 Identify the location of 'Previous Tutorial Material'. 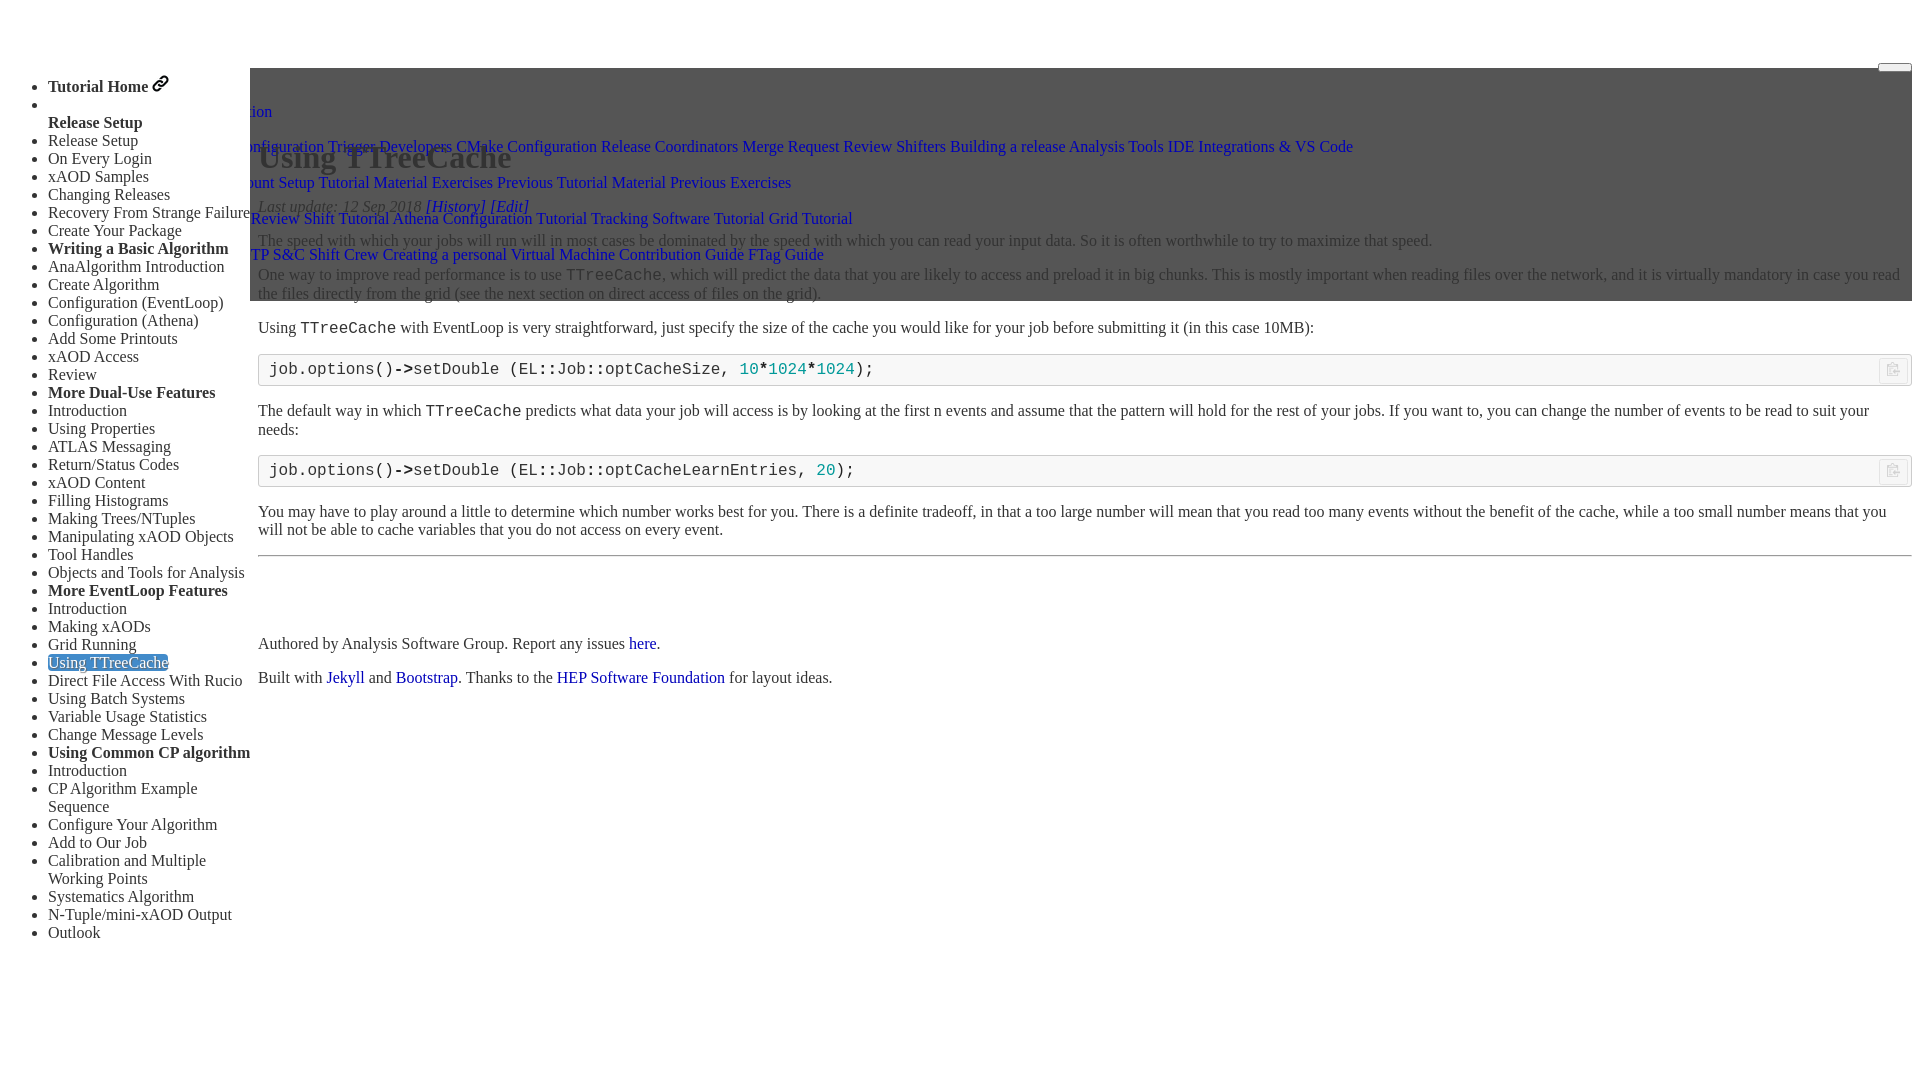
(580, 182).